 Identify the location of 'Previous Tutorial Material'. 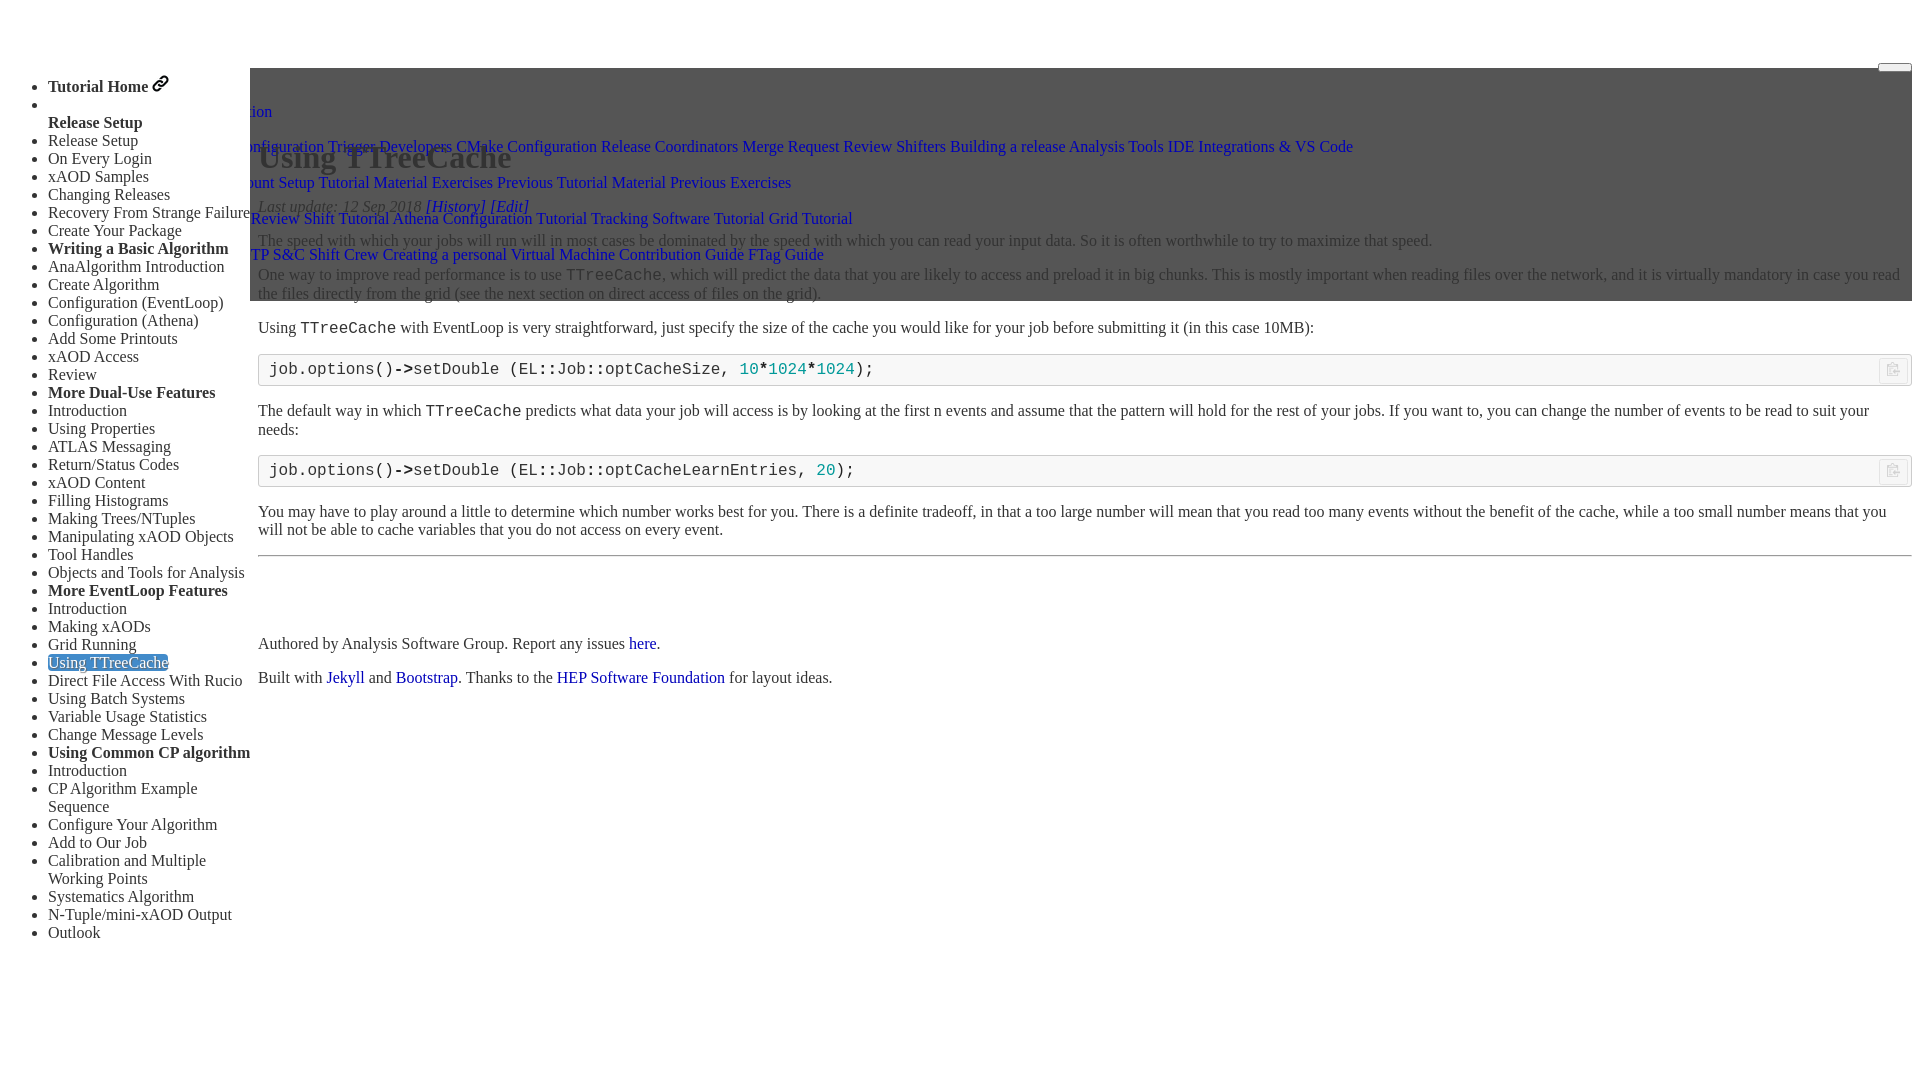
(580, 182).